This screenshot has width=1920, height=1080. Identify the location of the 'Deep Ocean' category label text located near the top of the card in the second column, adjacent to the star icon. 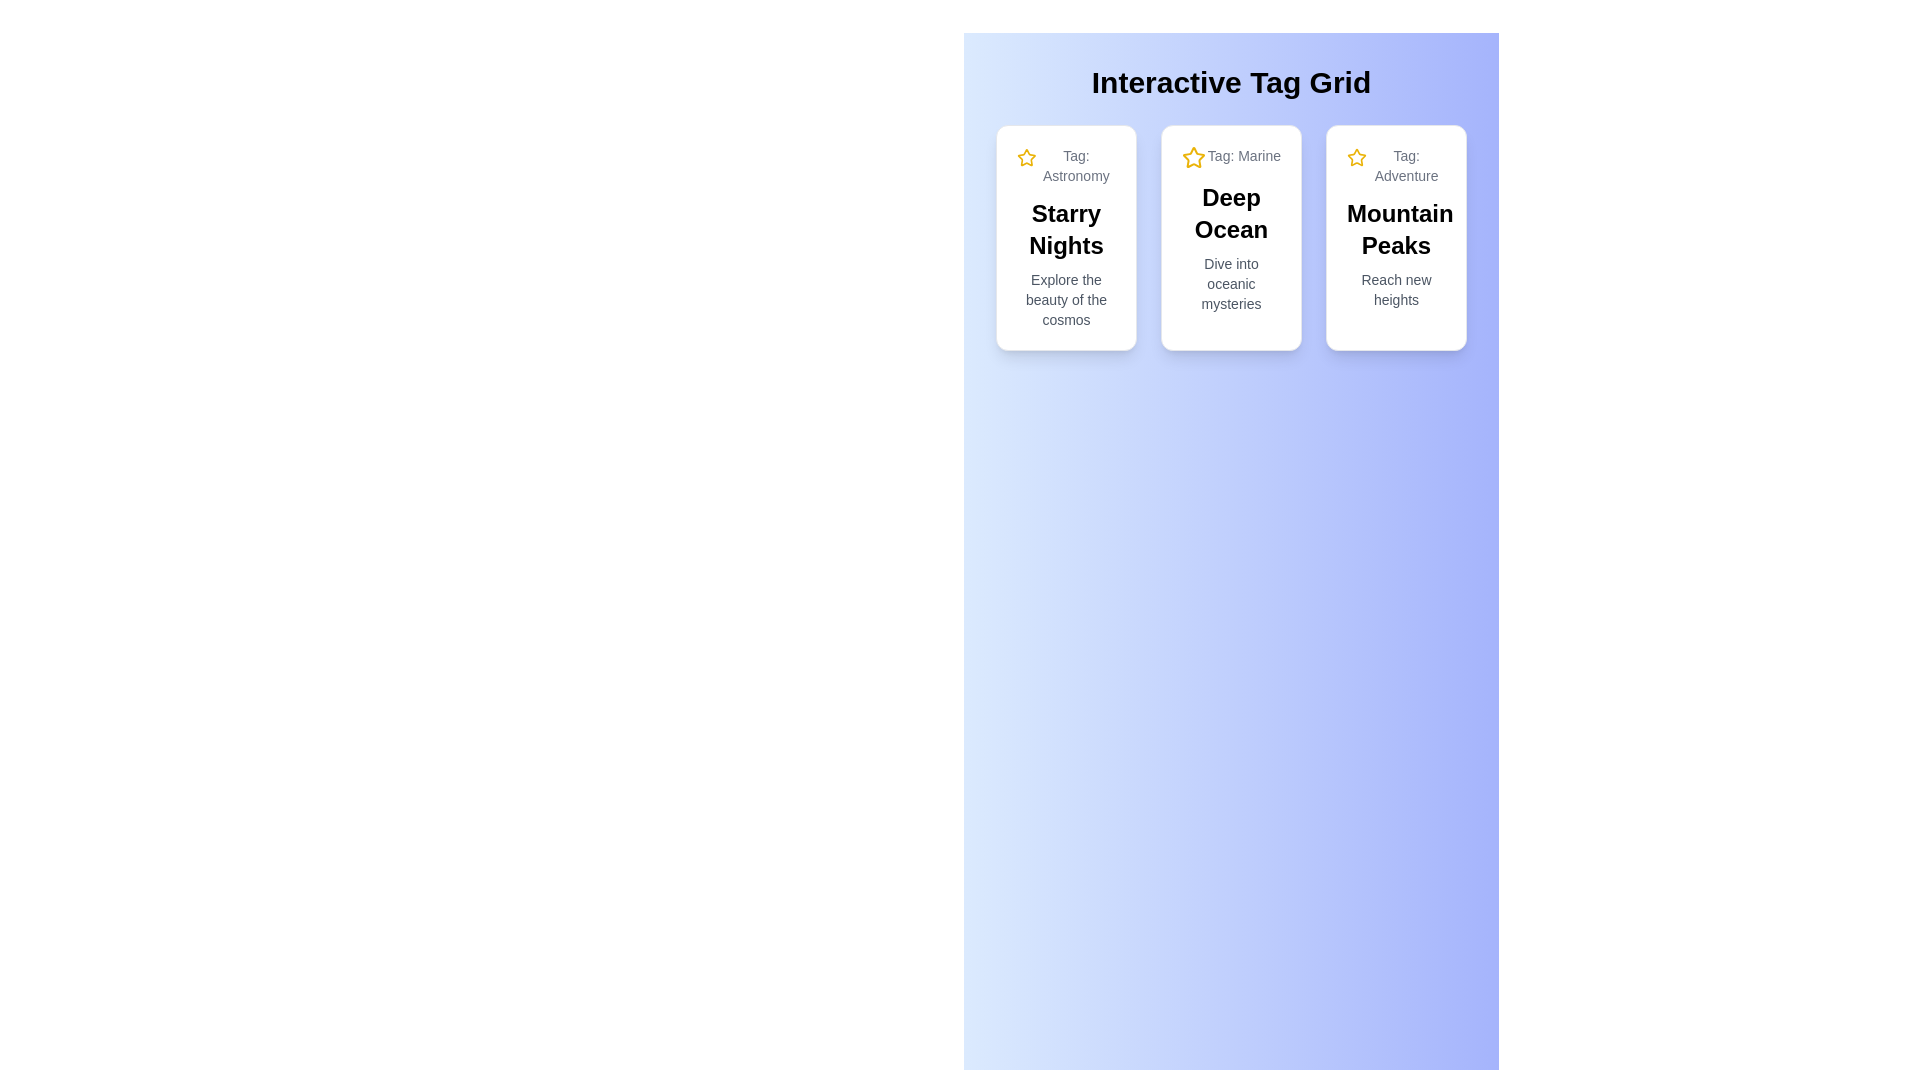
(1230, 157).